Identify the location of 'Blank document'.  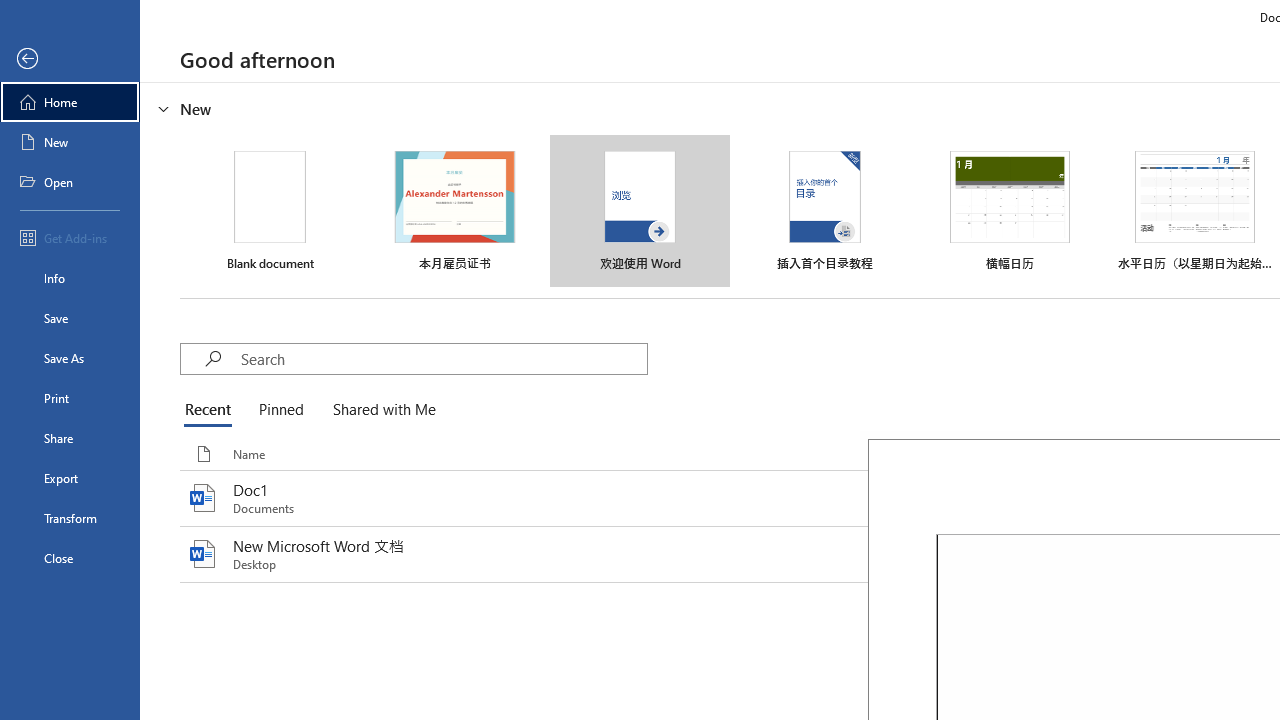
(269, 211).